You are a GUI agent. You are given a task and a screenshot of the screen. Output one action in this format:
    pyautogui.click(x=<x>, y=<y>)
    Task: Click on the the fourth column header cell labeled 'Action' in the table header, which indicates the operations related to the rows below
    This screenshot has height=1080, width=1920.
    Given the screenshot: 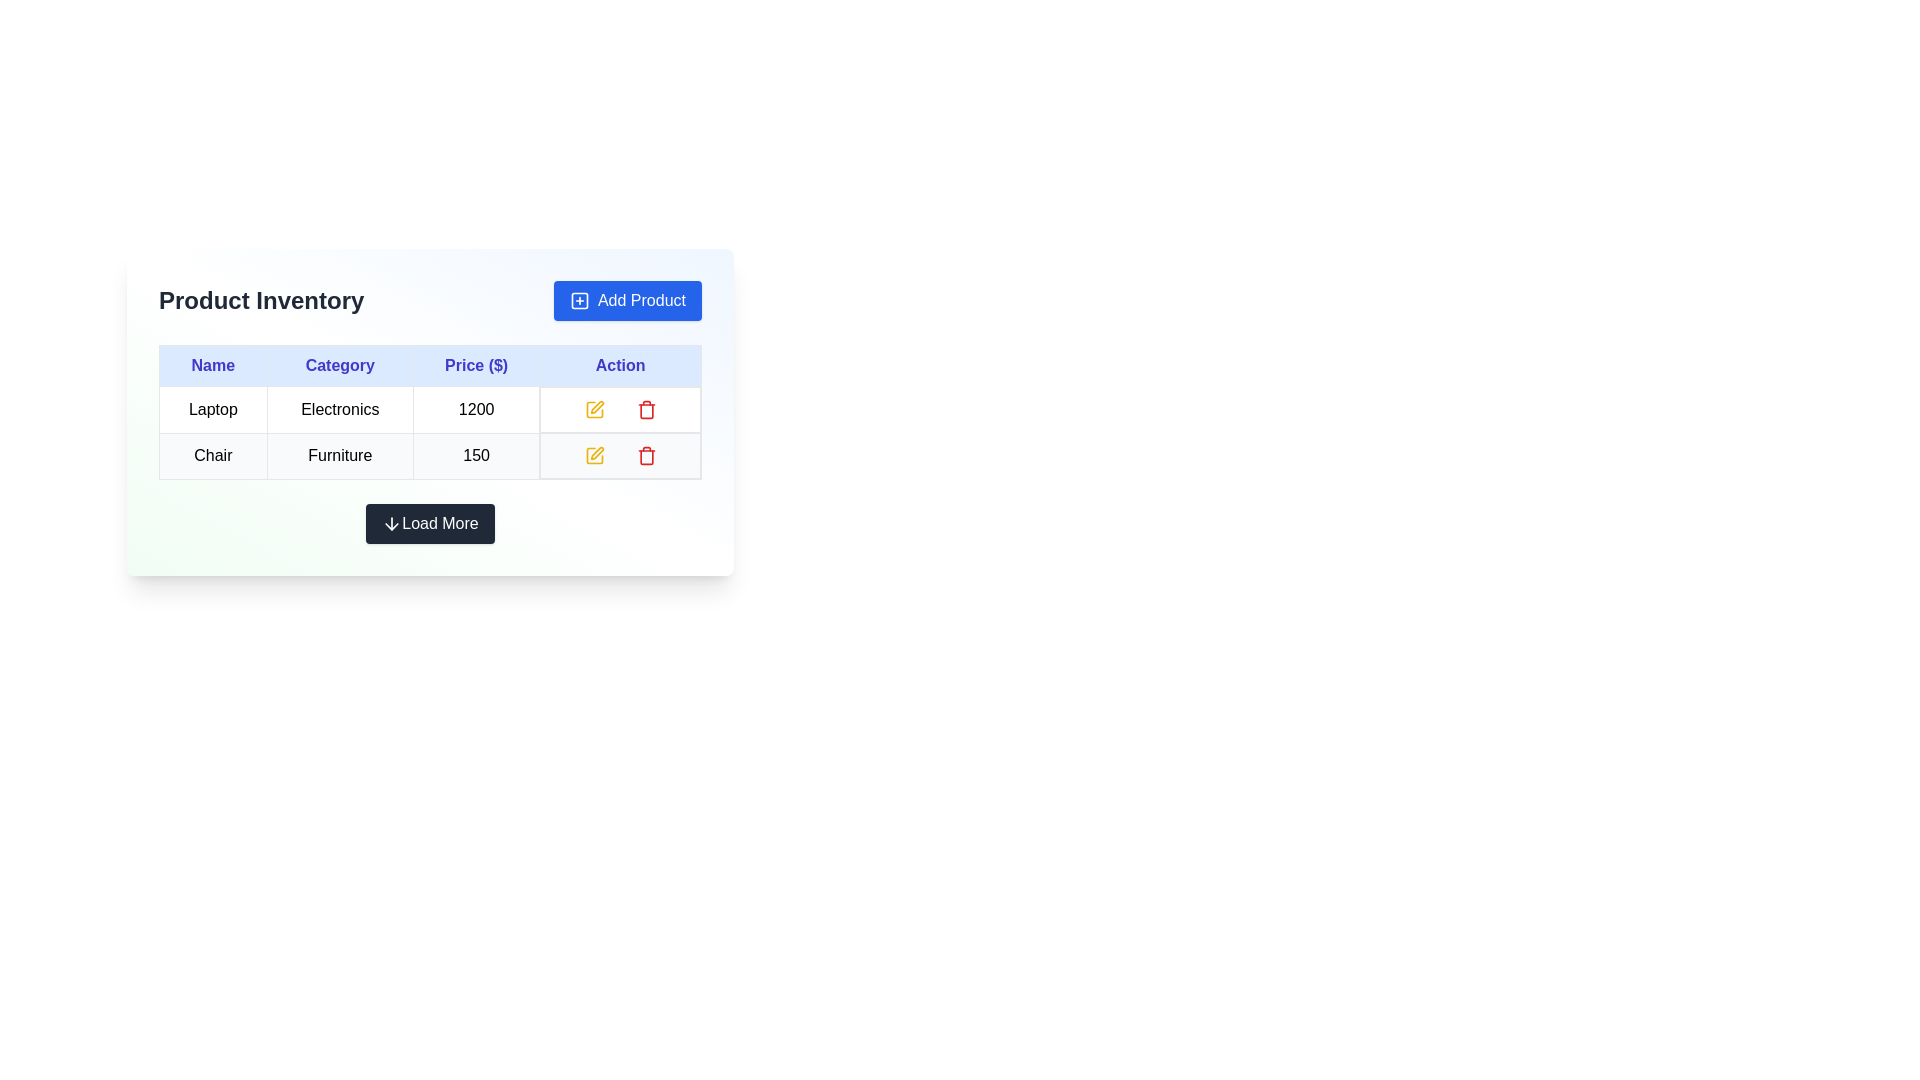 What is the action you would take?
    pyautogui.click(x=619, y=366)
    